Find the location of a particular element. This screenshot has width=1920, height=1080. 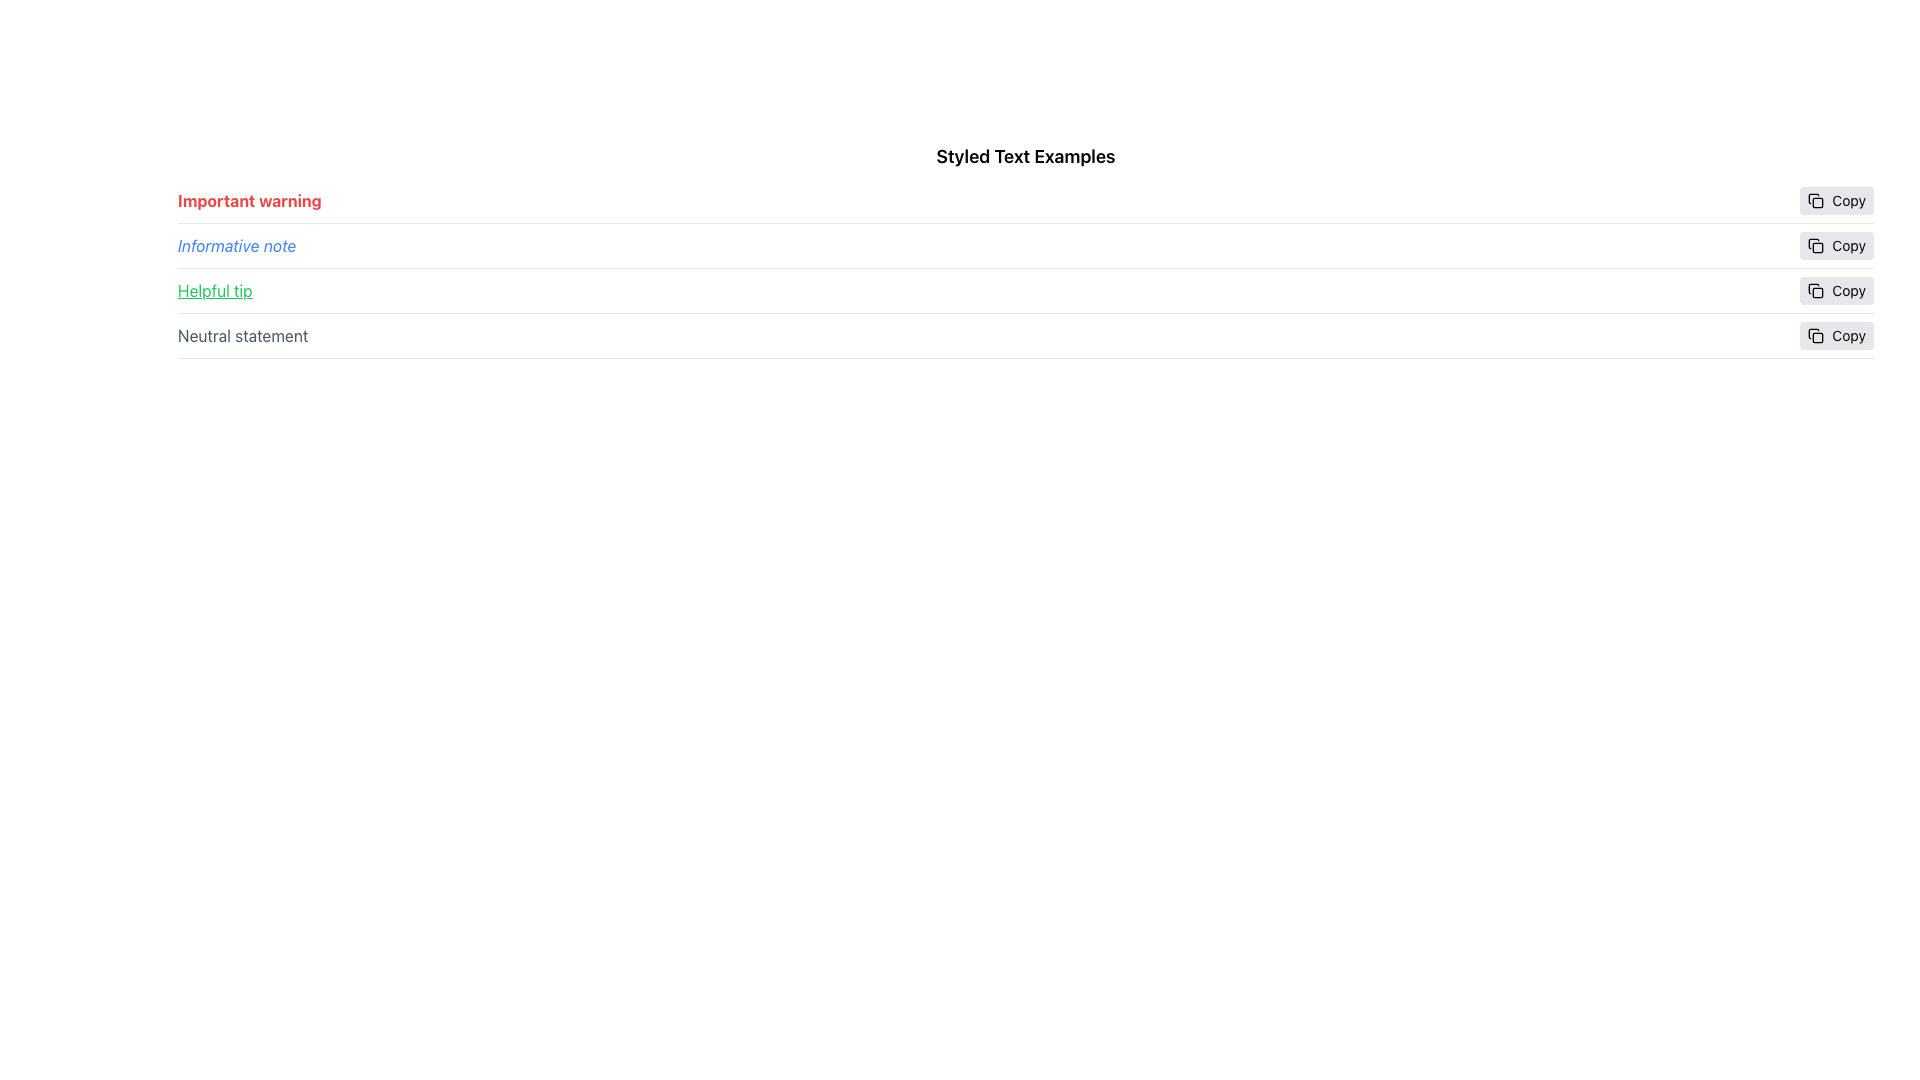

the static text element that displays informational content, positioned below 'Important warning' and above 'Helpful tip' is located at coordinates (237, 245).